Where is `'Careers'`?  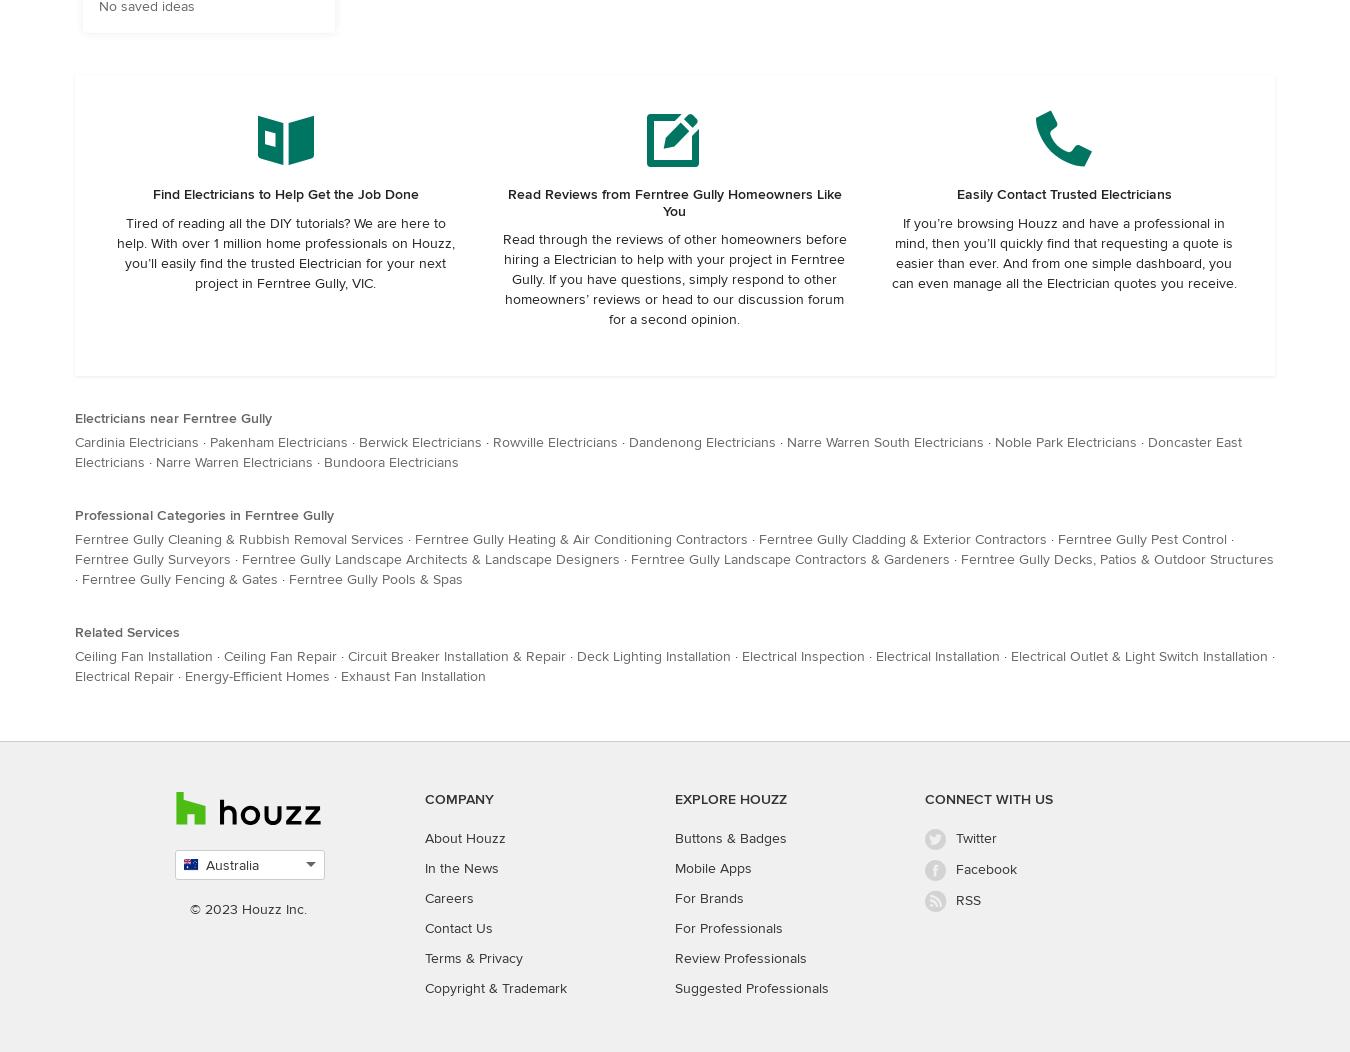
'Careers' is located at coordinates (424, 897).